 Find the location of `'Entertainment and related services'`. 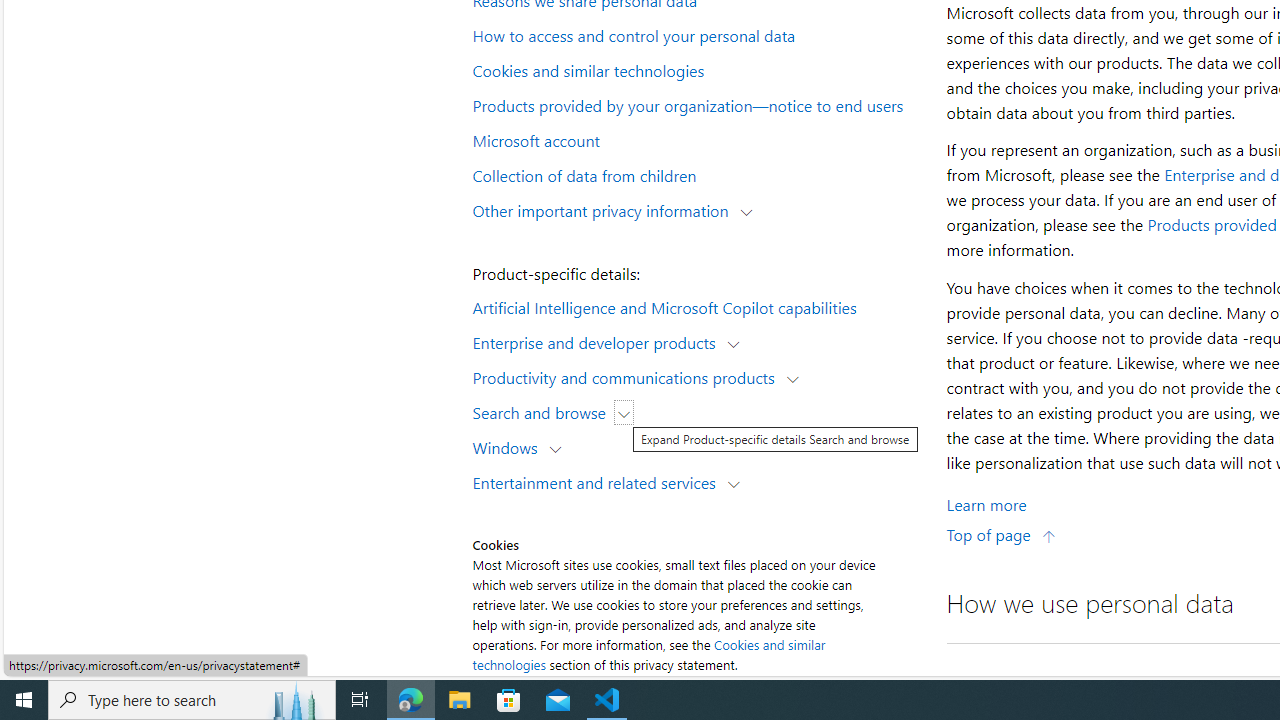

'Entertainment and related services' is located at coordinates (598, 482).